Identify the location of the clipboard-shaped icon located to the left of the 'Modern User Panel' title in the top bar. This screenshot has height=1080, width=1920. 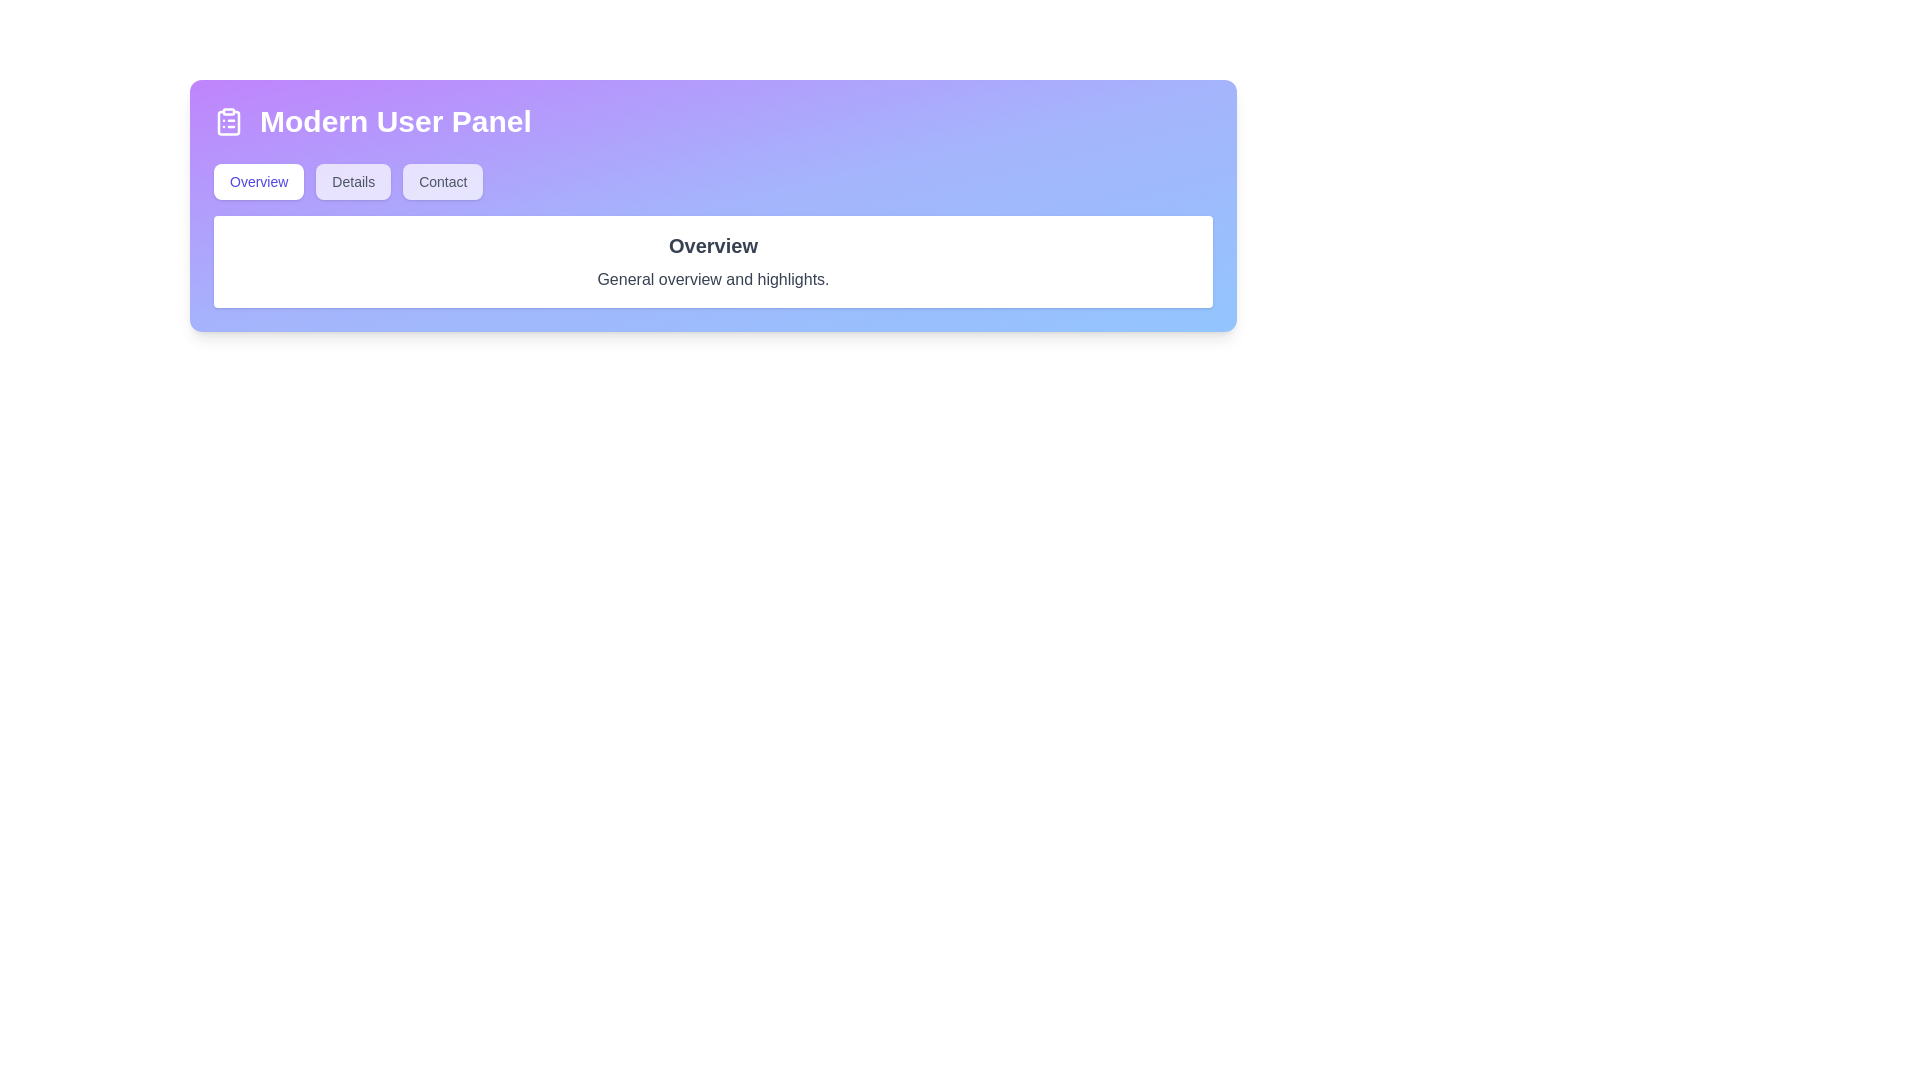
(229, 122).